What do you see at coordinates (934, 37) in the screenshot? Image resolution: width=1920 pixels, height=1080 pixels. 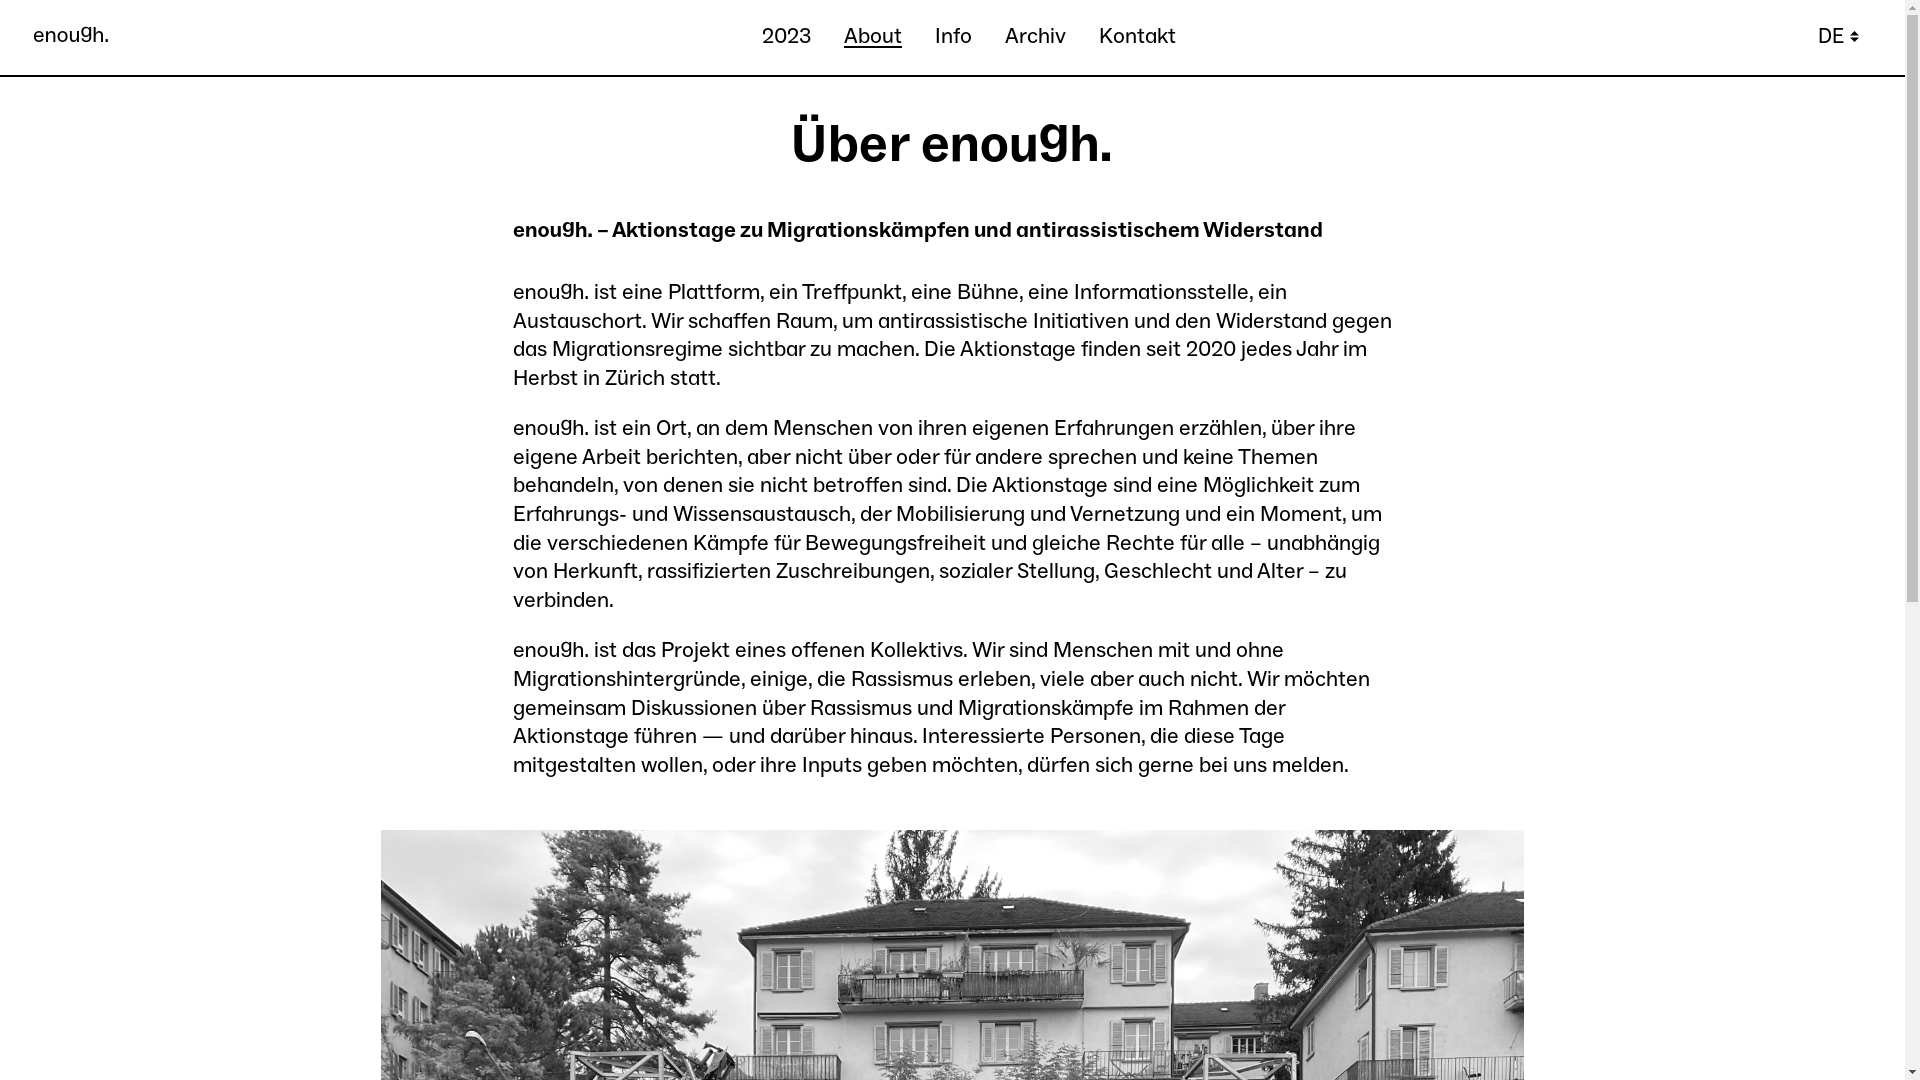 I see `'Info'` at bounding box center [934, 37].